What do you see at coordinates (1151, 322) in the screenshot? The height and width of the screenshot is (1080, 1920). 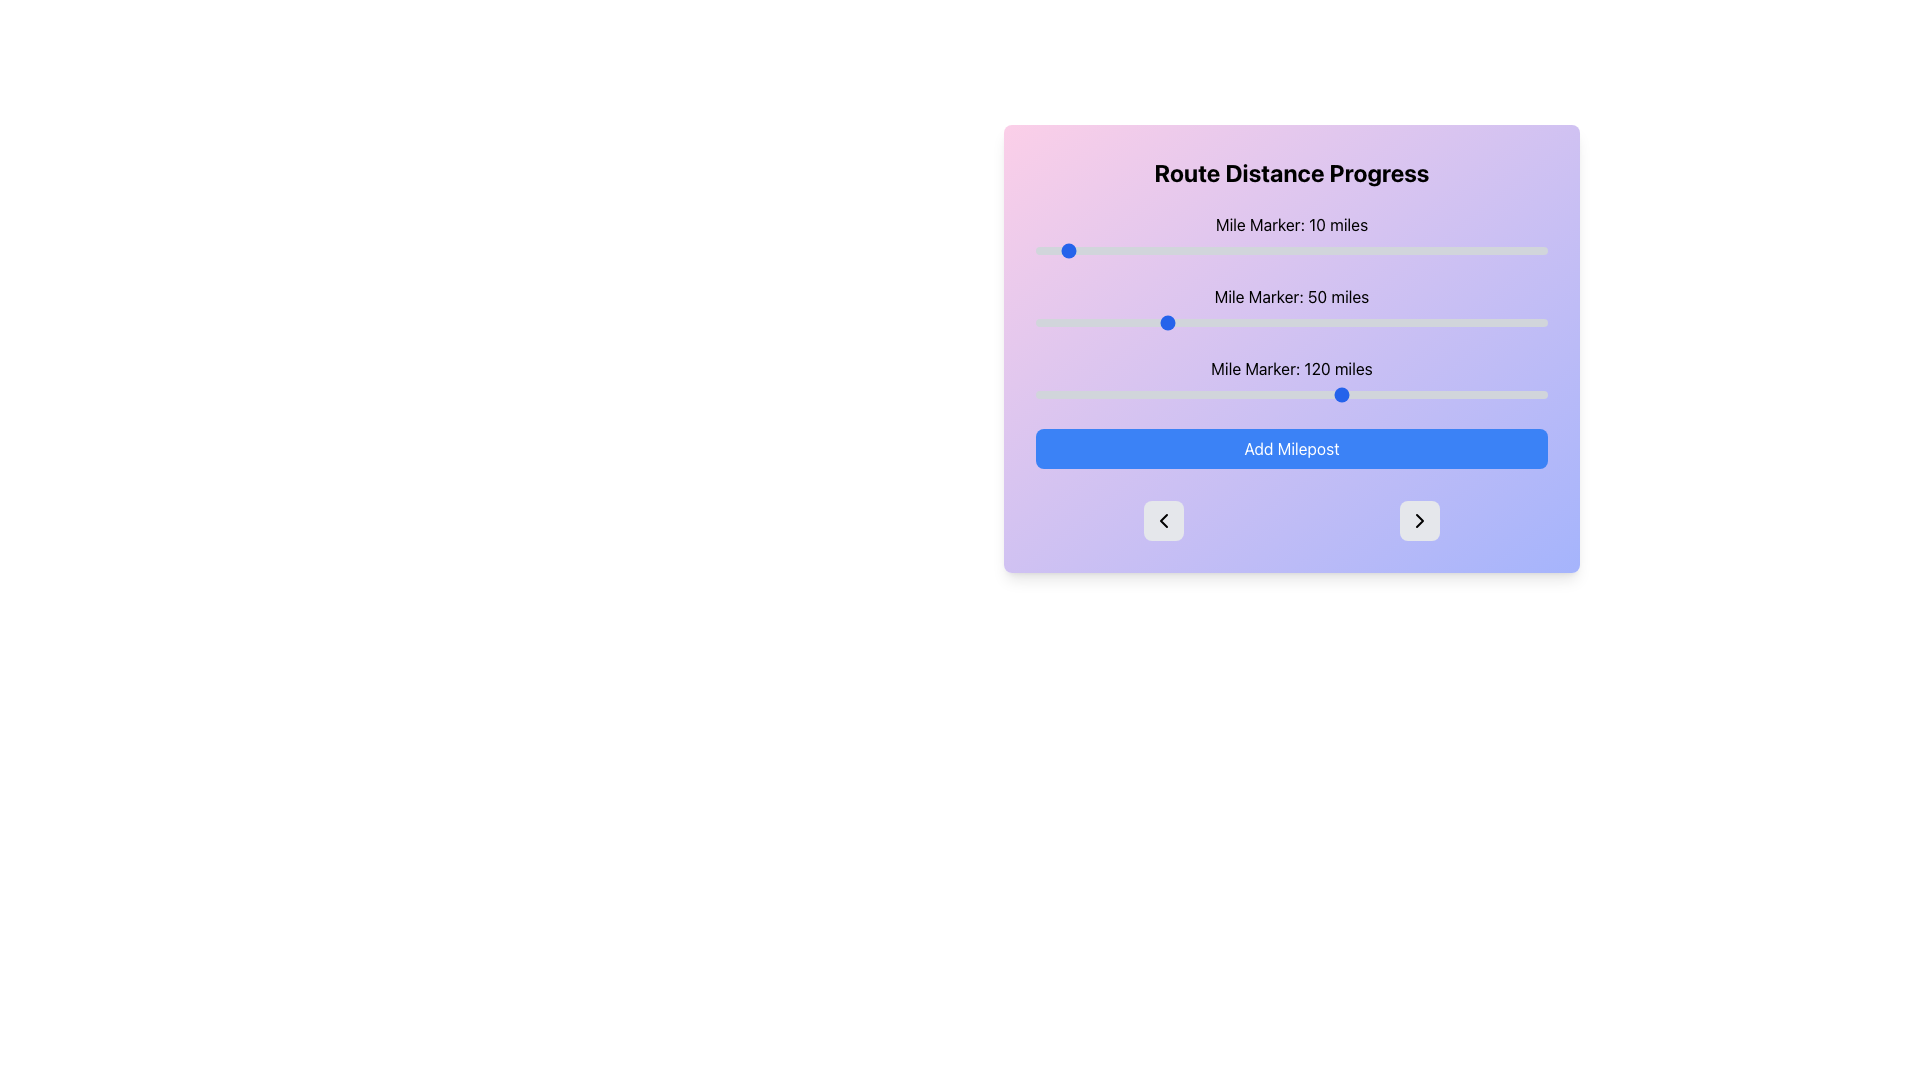 I see `the mile marker` at bounding box center [1151, 322].